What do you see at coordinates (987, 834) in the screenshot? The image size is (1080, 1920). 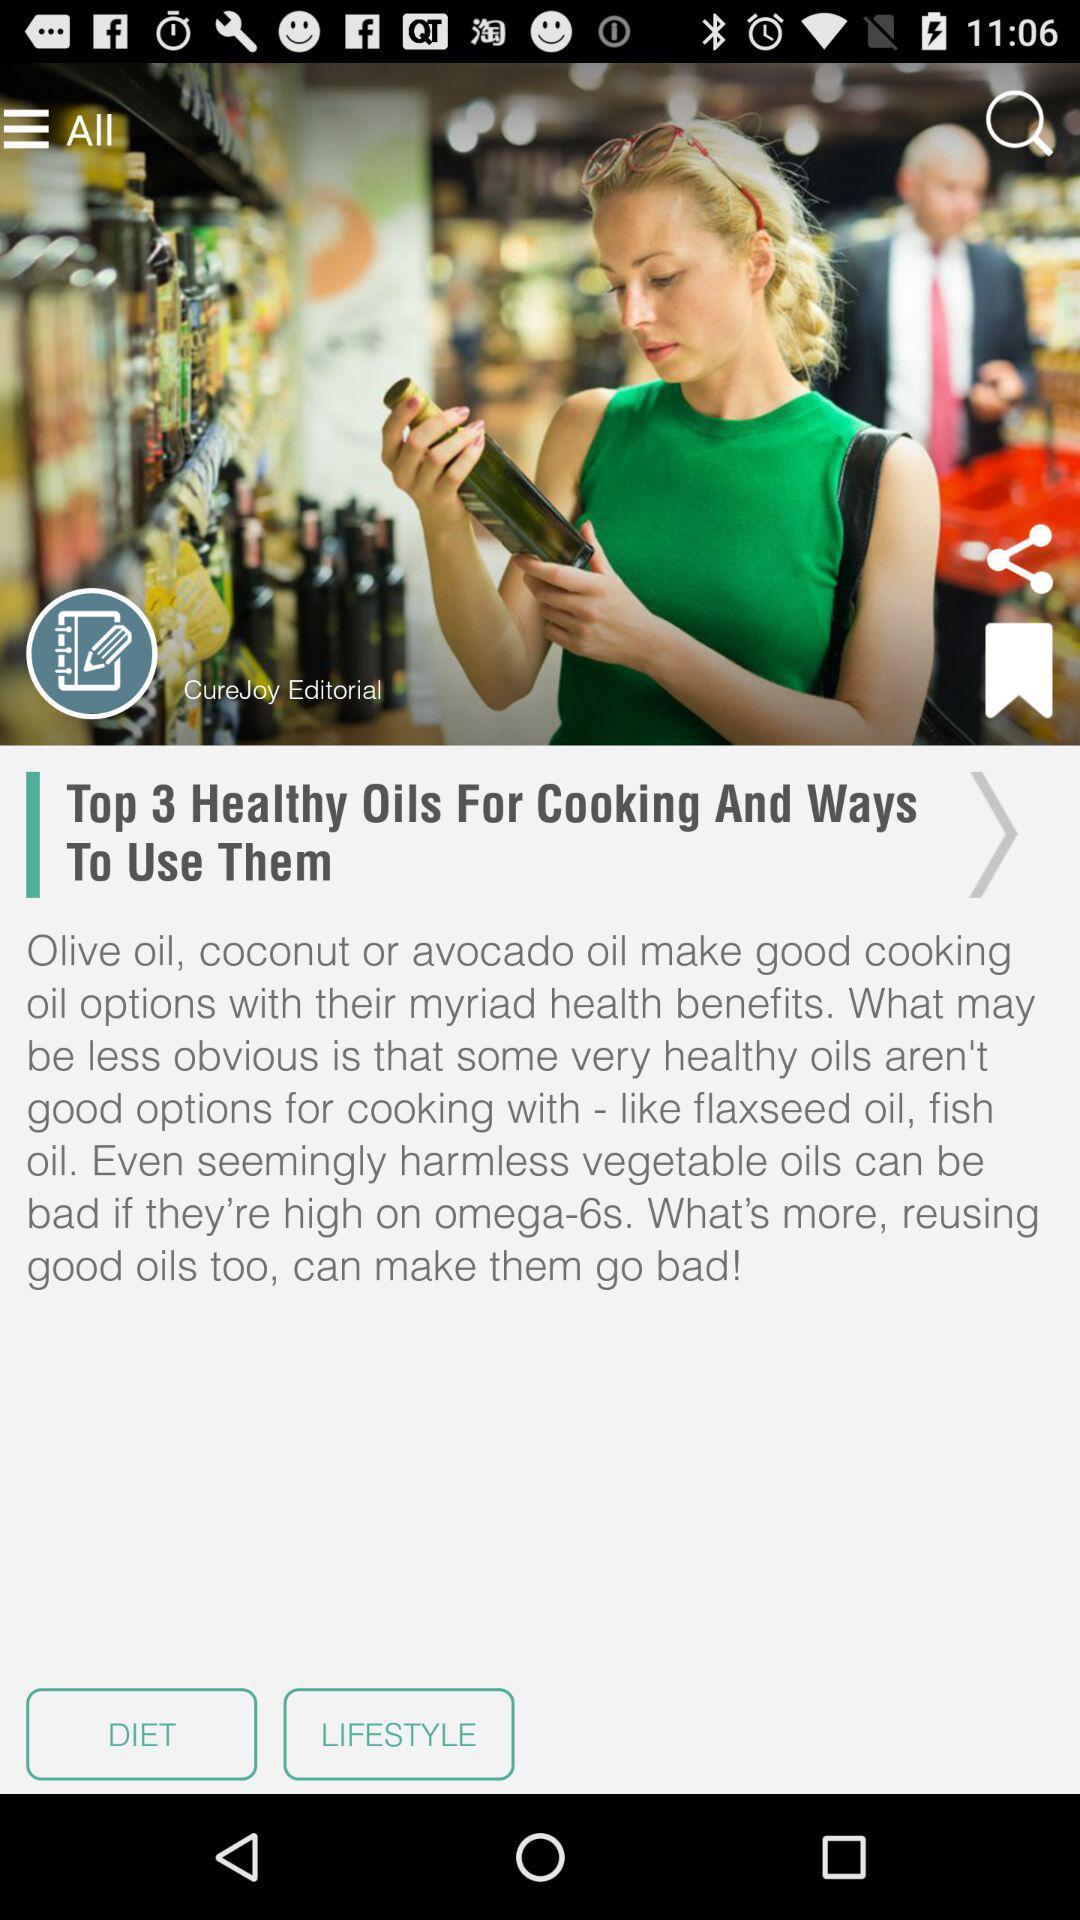 I see `next page` at bounding box center [987, 834].